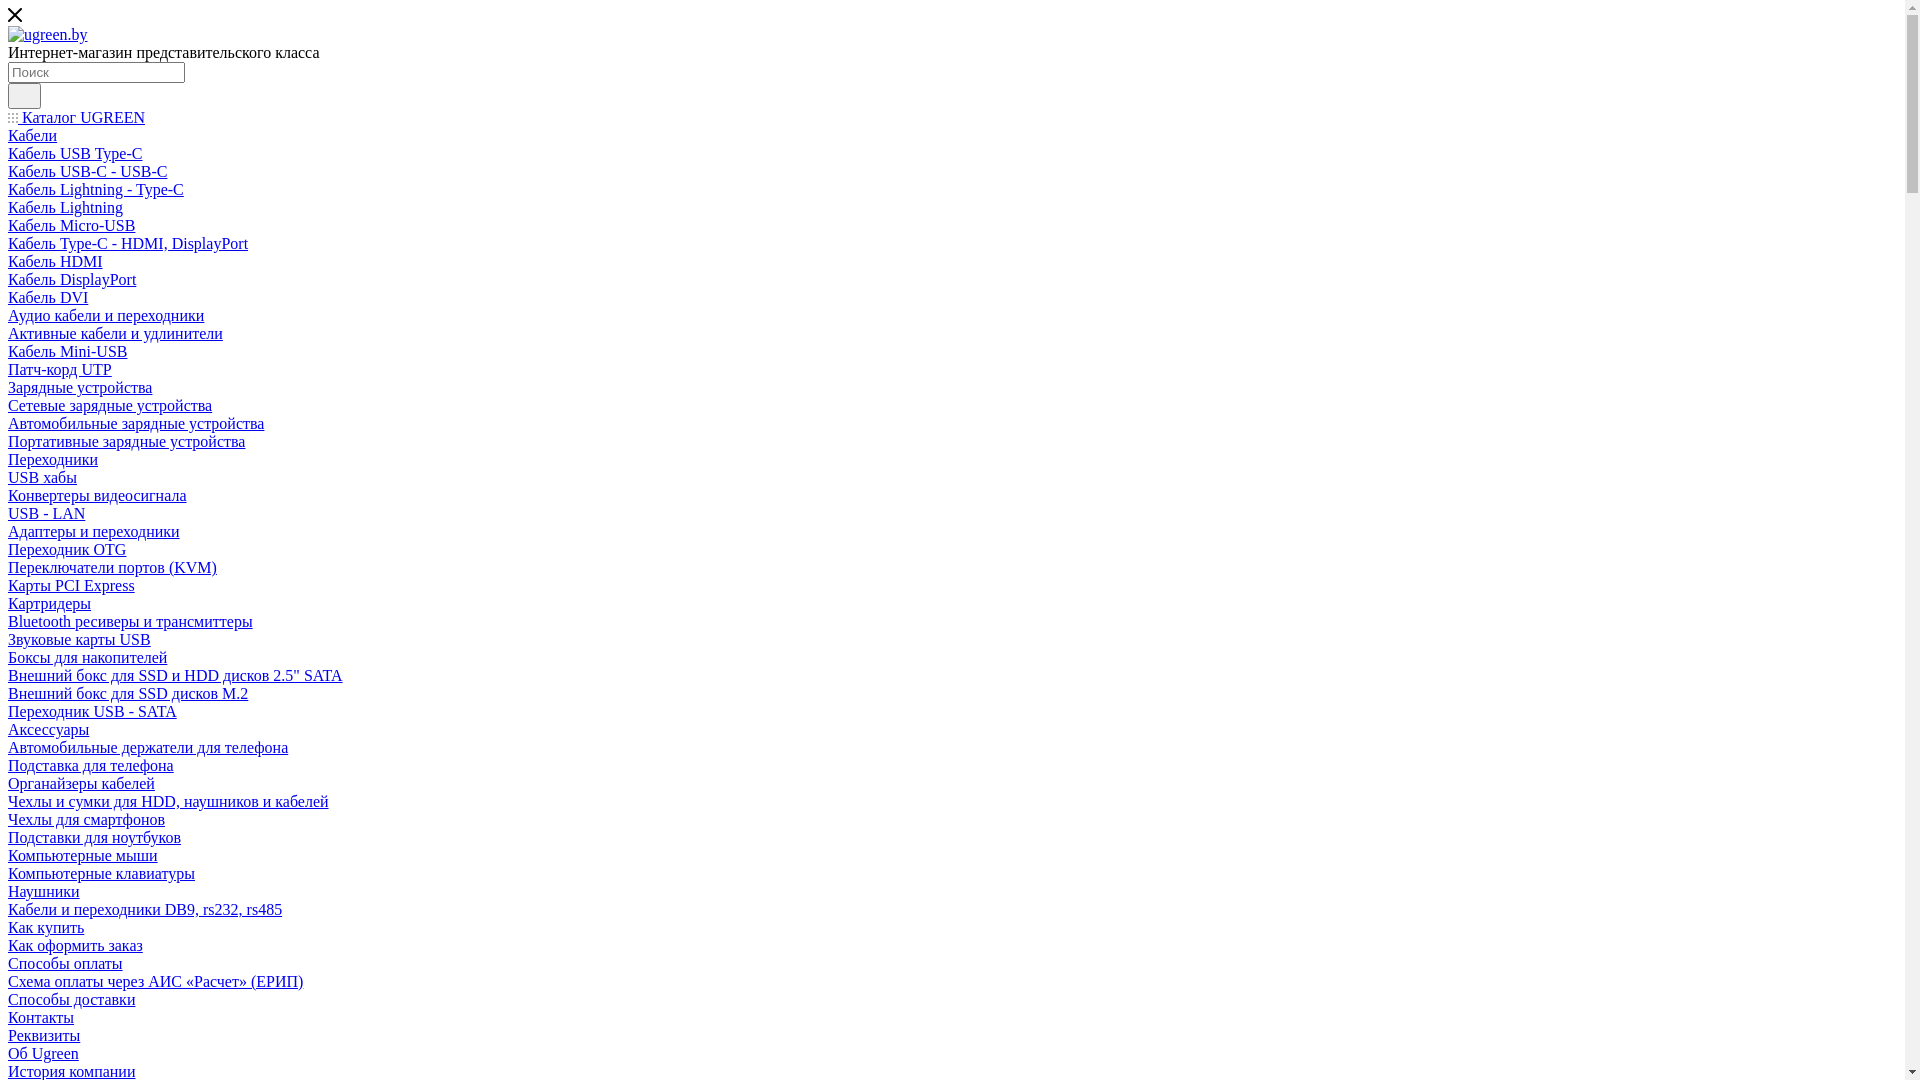  I want to click on 'ugreen.by', so click(48, 34).